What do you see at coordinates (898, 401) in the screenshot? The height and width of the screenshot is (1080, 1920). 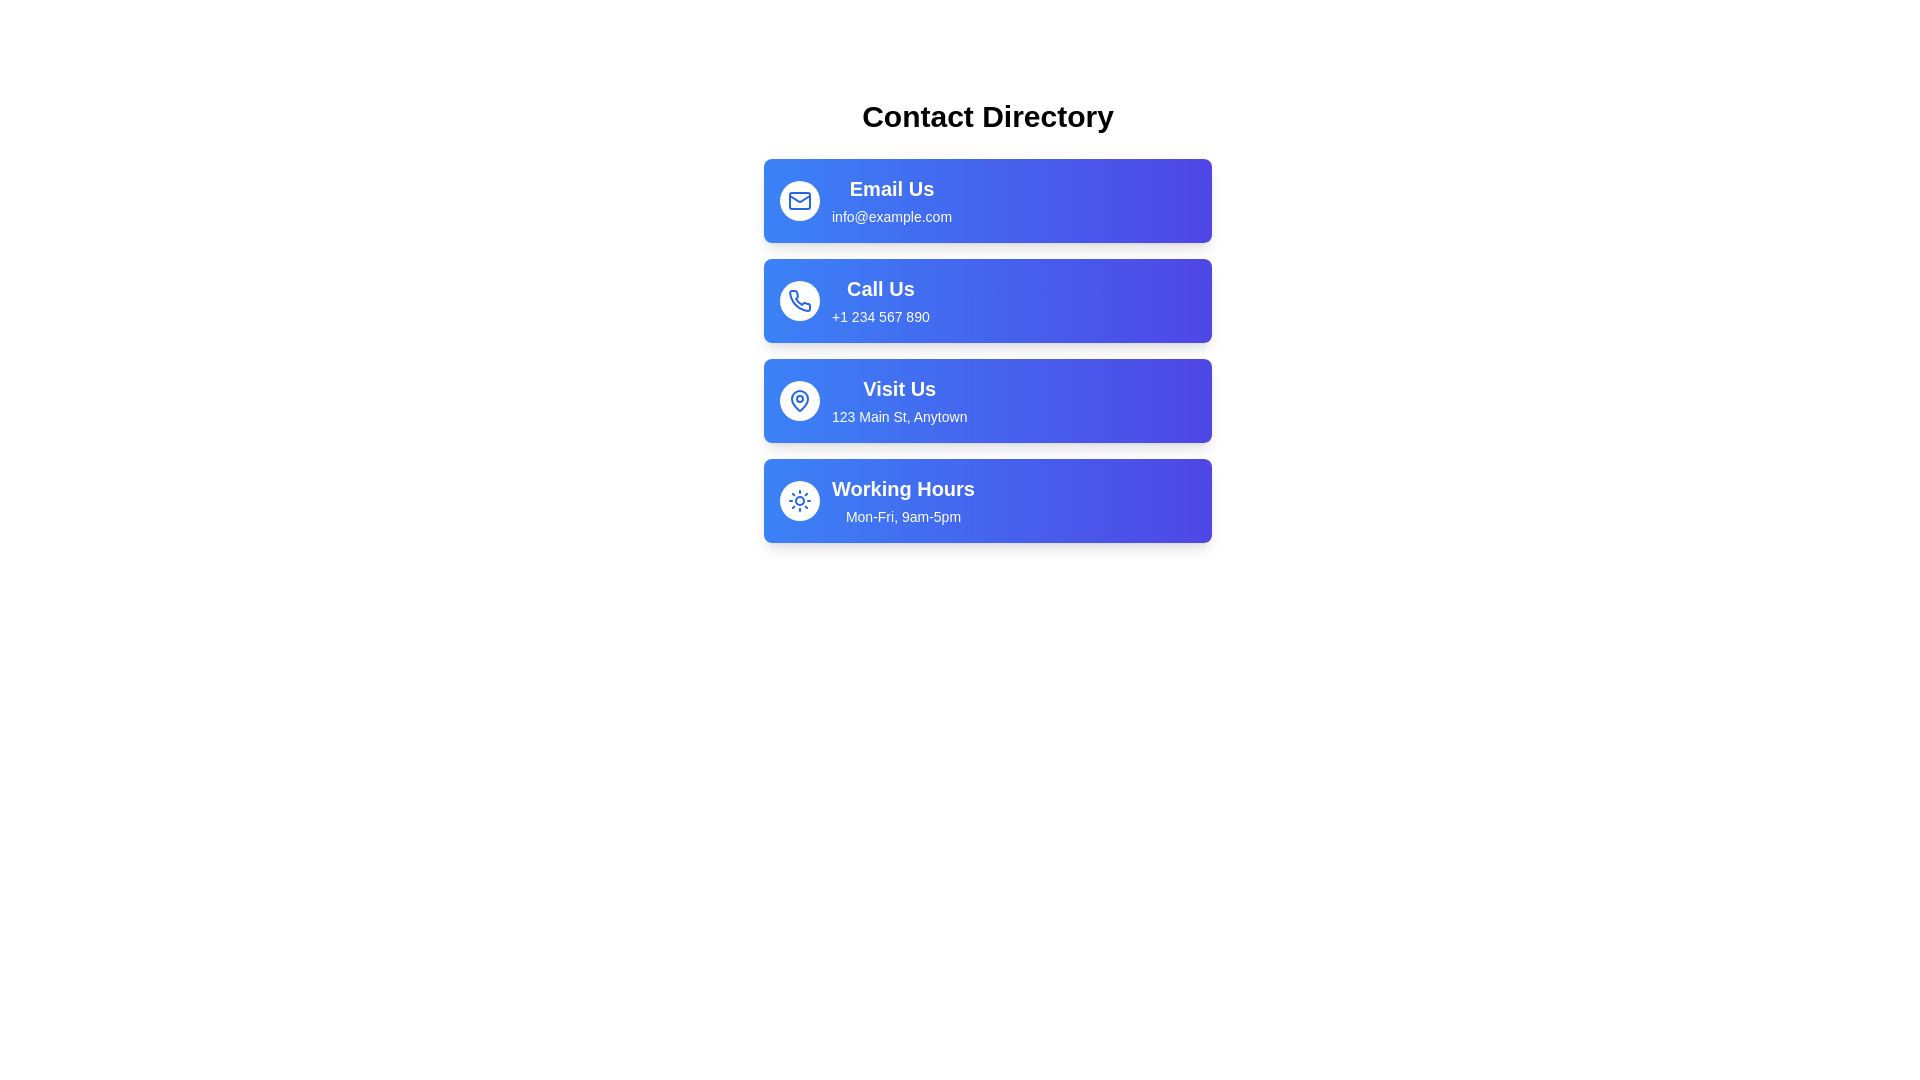 I see `address information displayed in the third block of the contact information column, which follows 'Email Us' and 'Call Us' and precedes 'Working Hours.'` at bounding box center [898, 401].